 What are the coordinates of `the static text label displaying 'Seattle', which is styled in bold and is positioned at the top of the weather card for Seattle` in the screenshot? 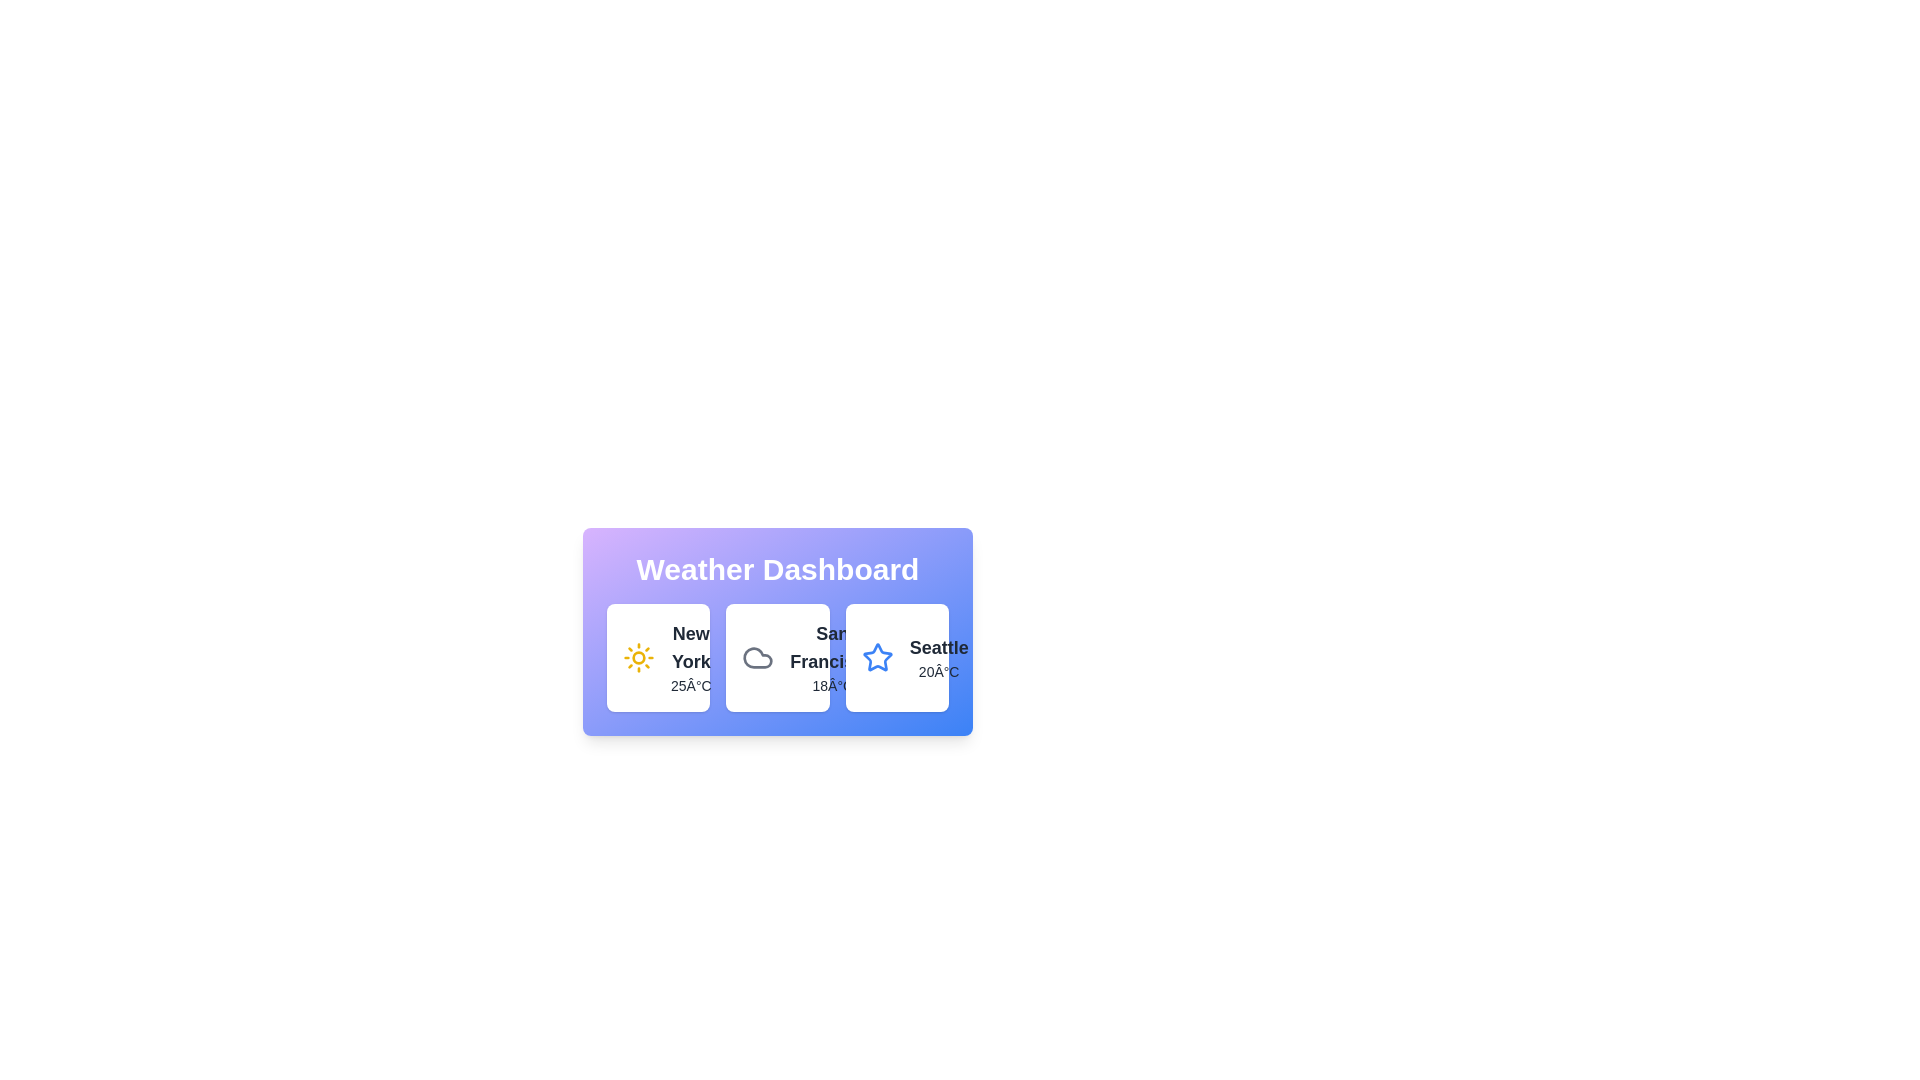 It's located at (938, 648).